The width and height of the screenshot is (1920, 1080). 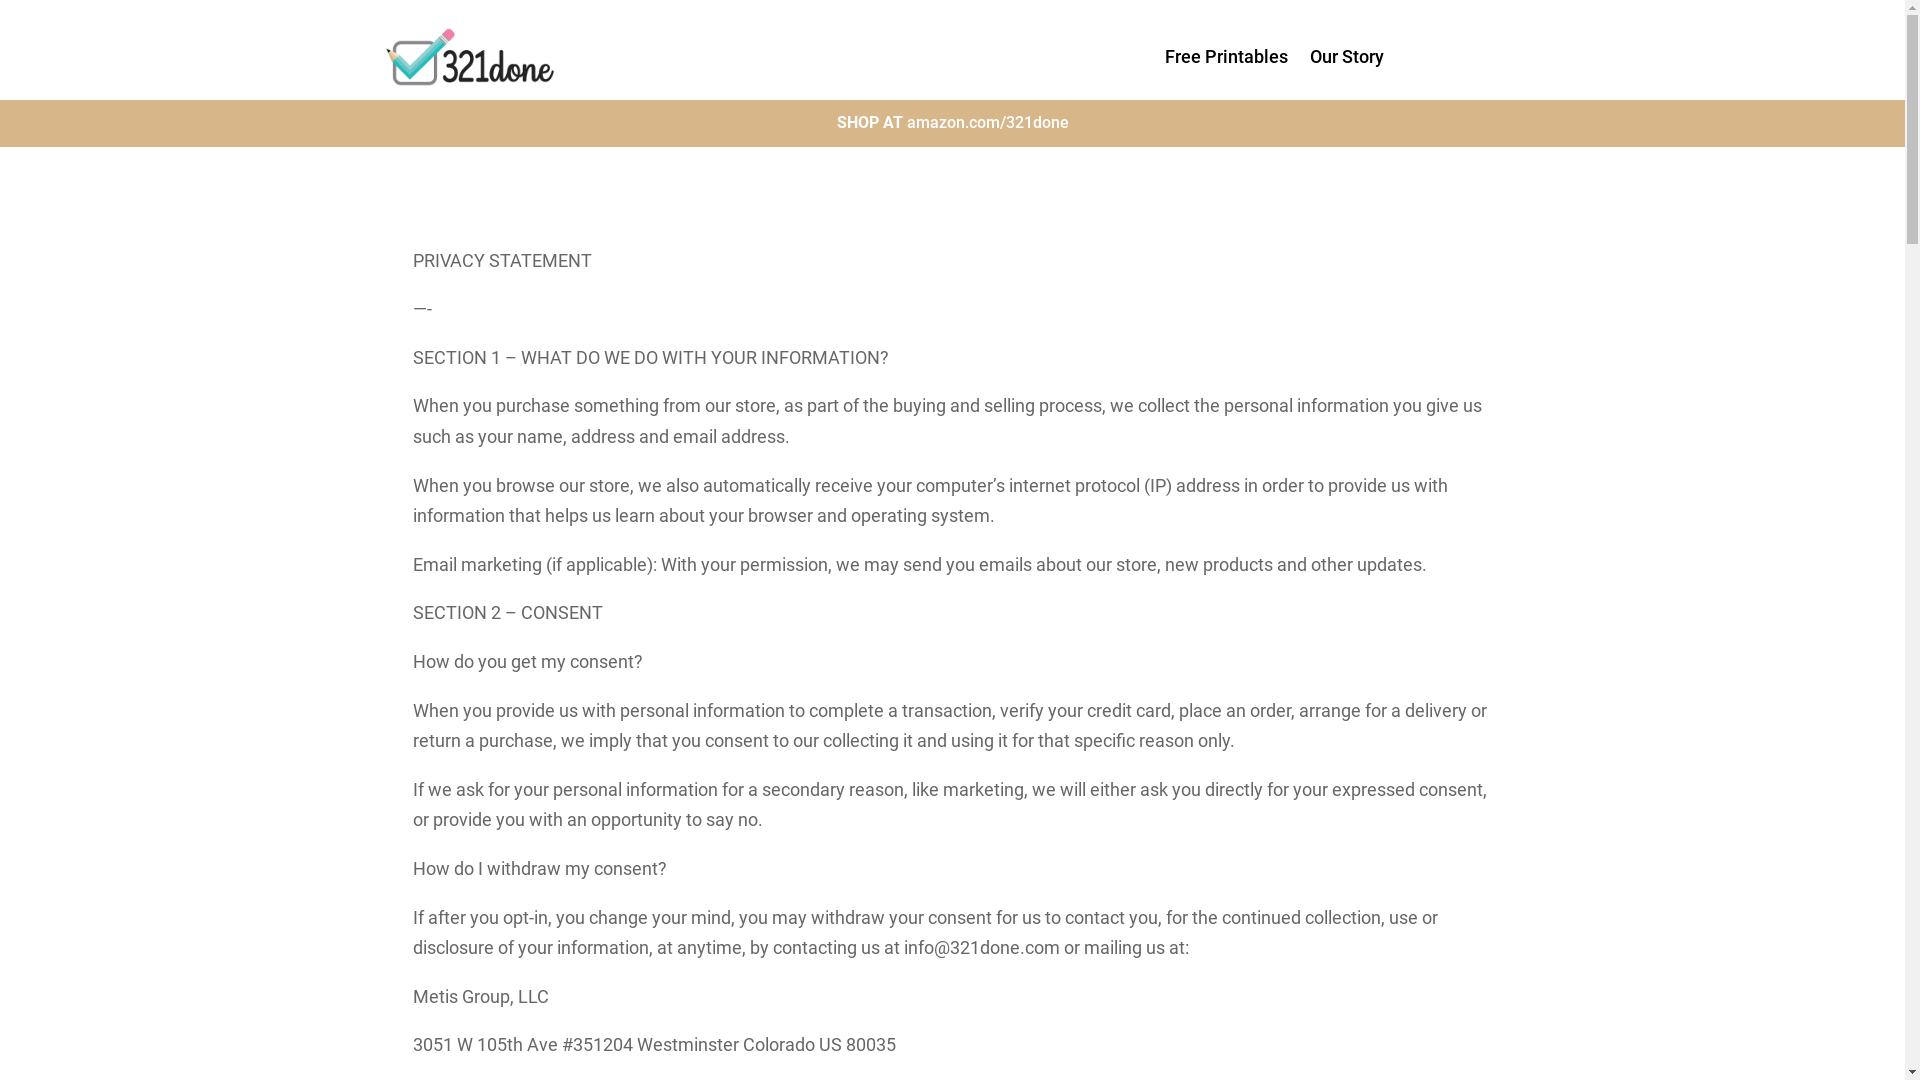 What do you see at coordinates (469, 56) in the screenshot?
I see `'Print'` at bounding box center [469, 56].